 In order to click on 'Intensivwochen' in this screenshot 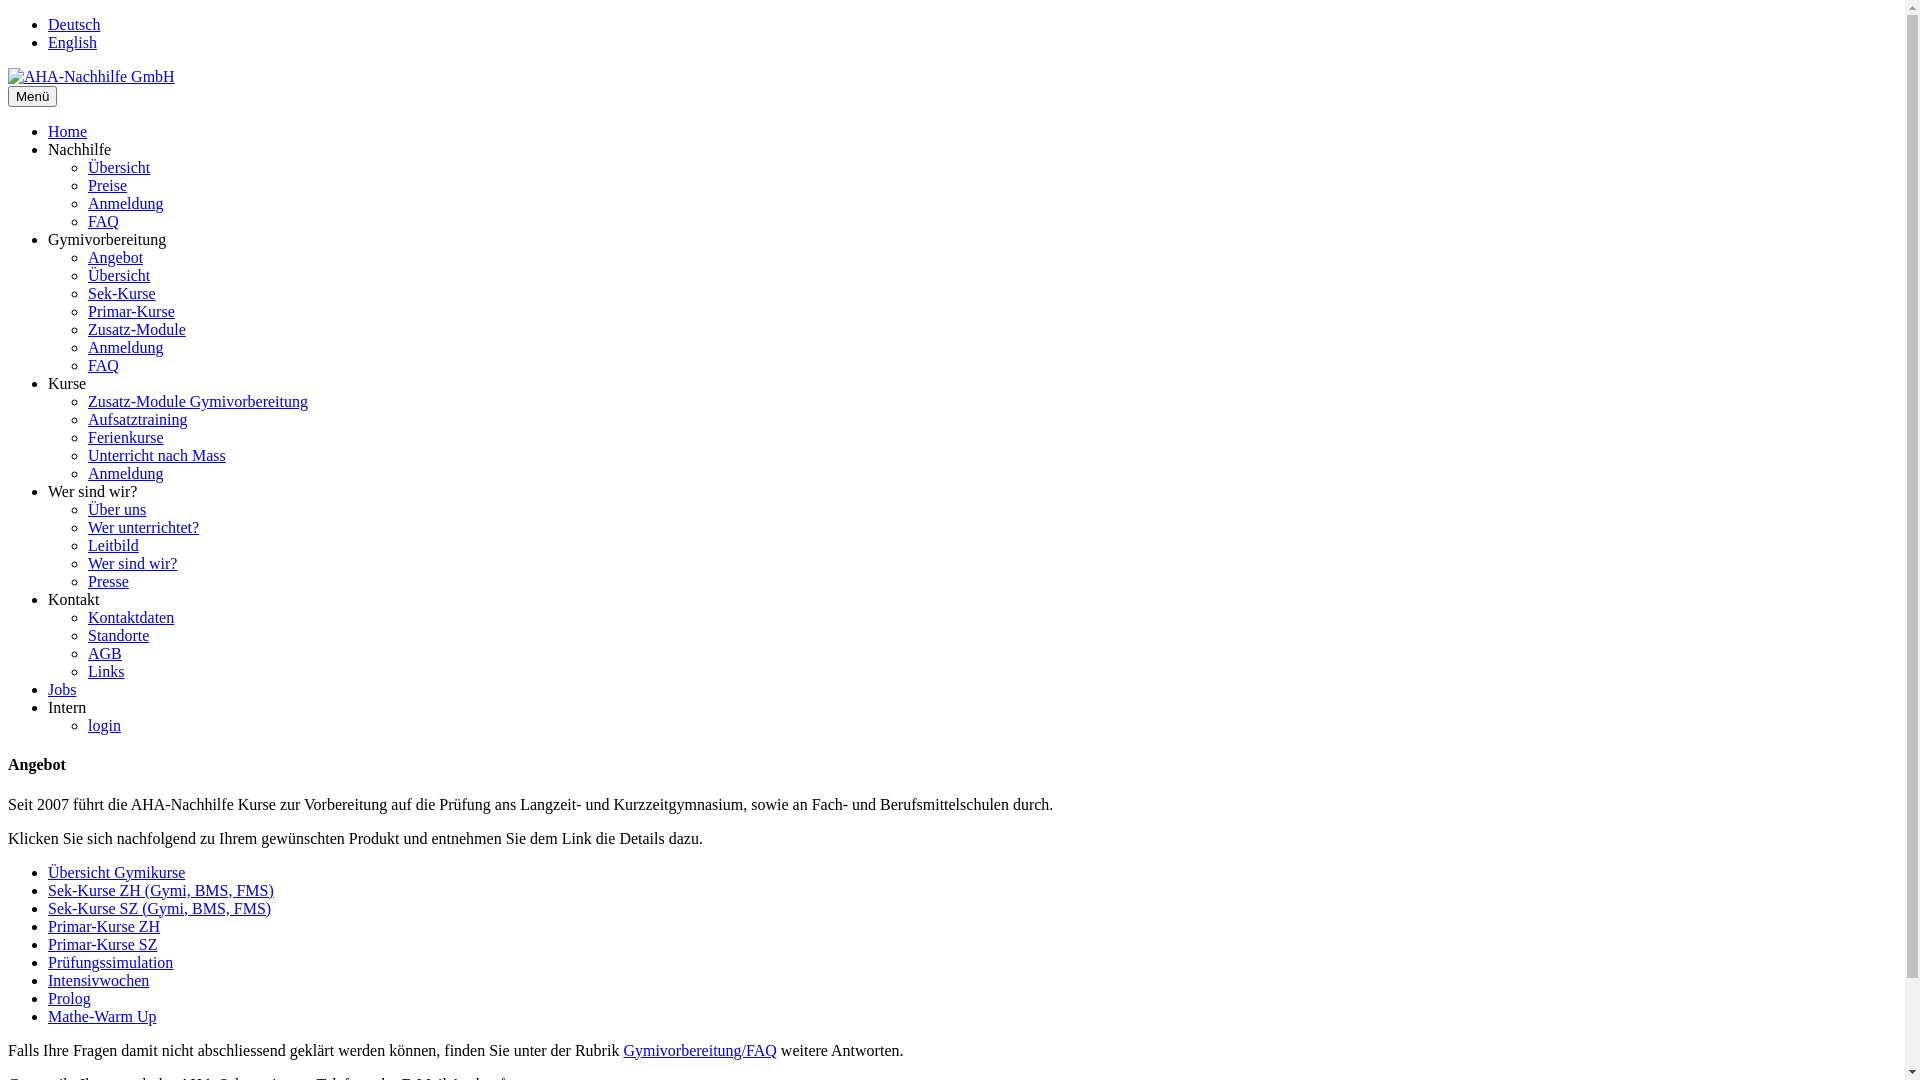, I will do `click(97, 979)`.